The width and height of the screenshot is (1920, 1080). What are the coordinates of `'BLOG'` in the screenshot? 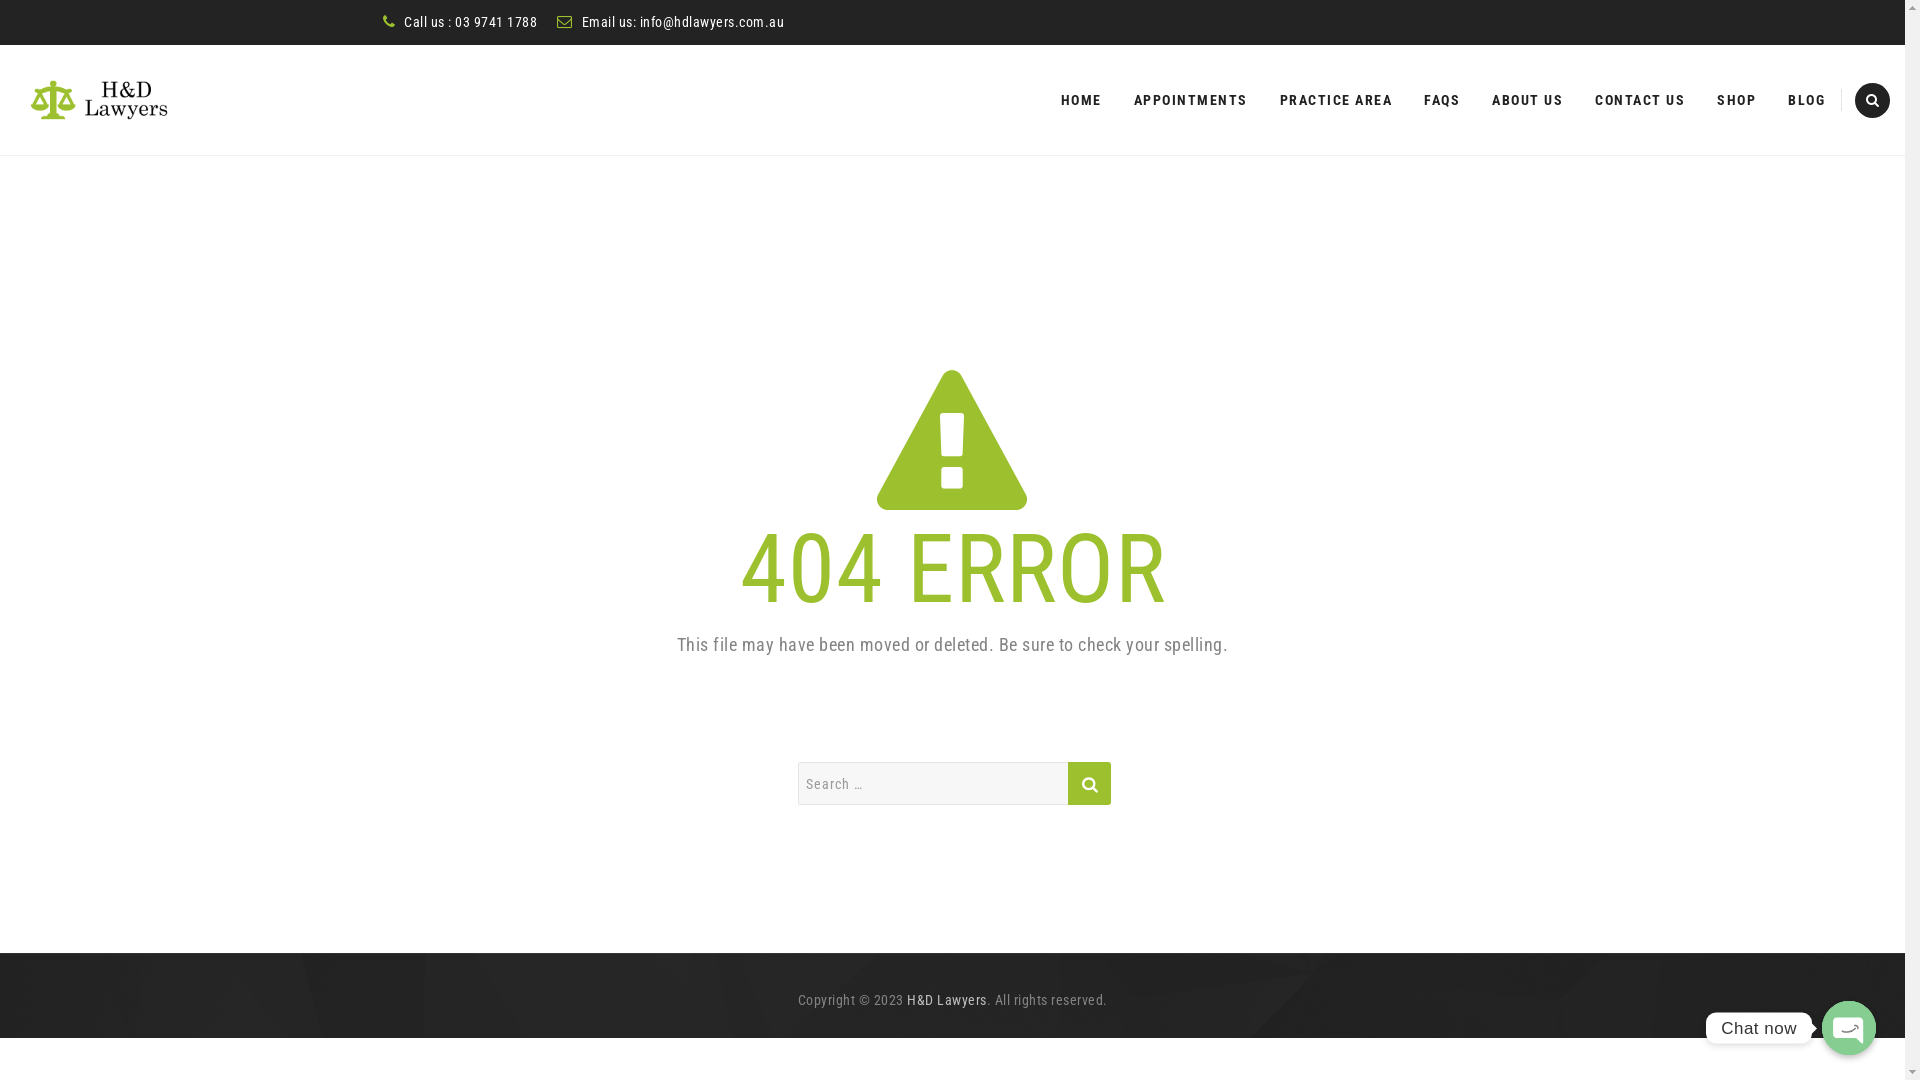 It's located at (1806, 100).